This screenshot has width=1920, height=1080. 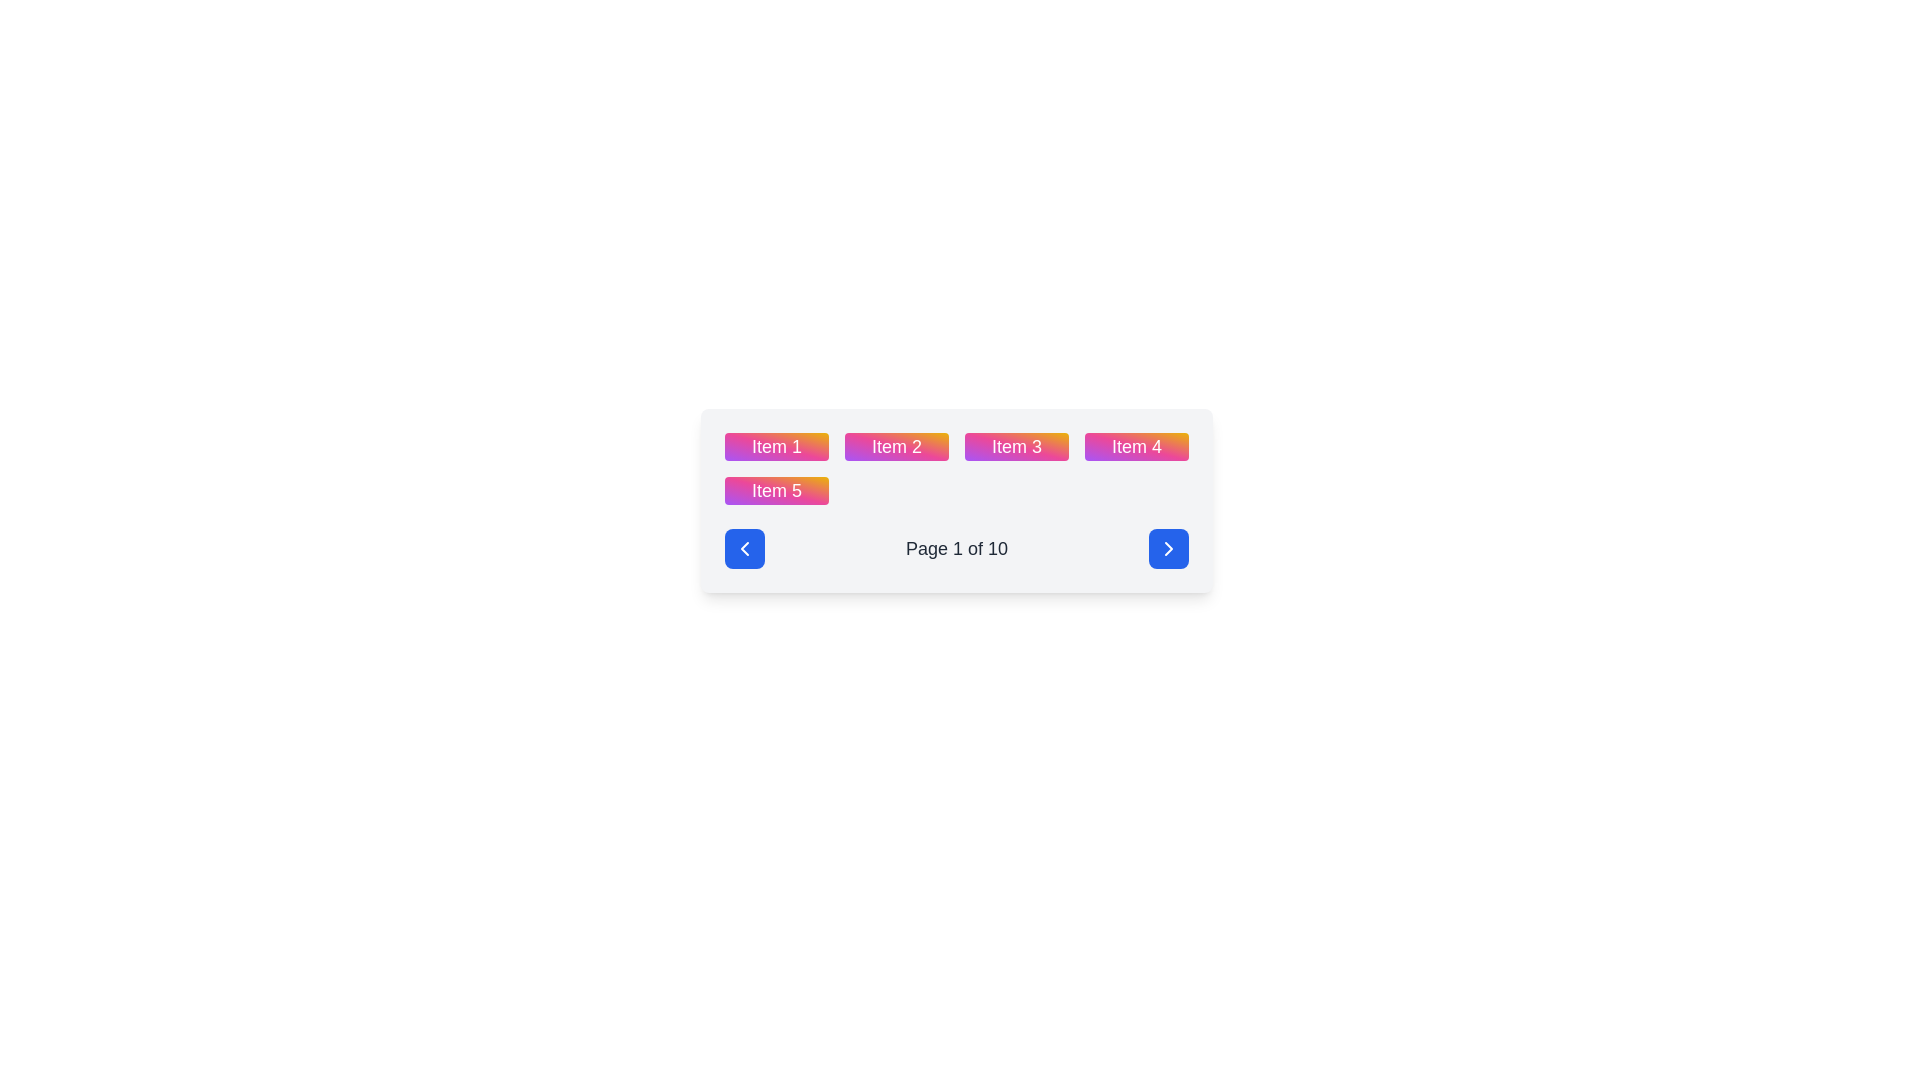 What do you see at coordinates (1168, 548) in the screenshot?
I see `the blue circular button containing the right-pointing chevron icon` at bounding box center [1168, 548].